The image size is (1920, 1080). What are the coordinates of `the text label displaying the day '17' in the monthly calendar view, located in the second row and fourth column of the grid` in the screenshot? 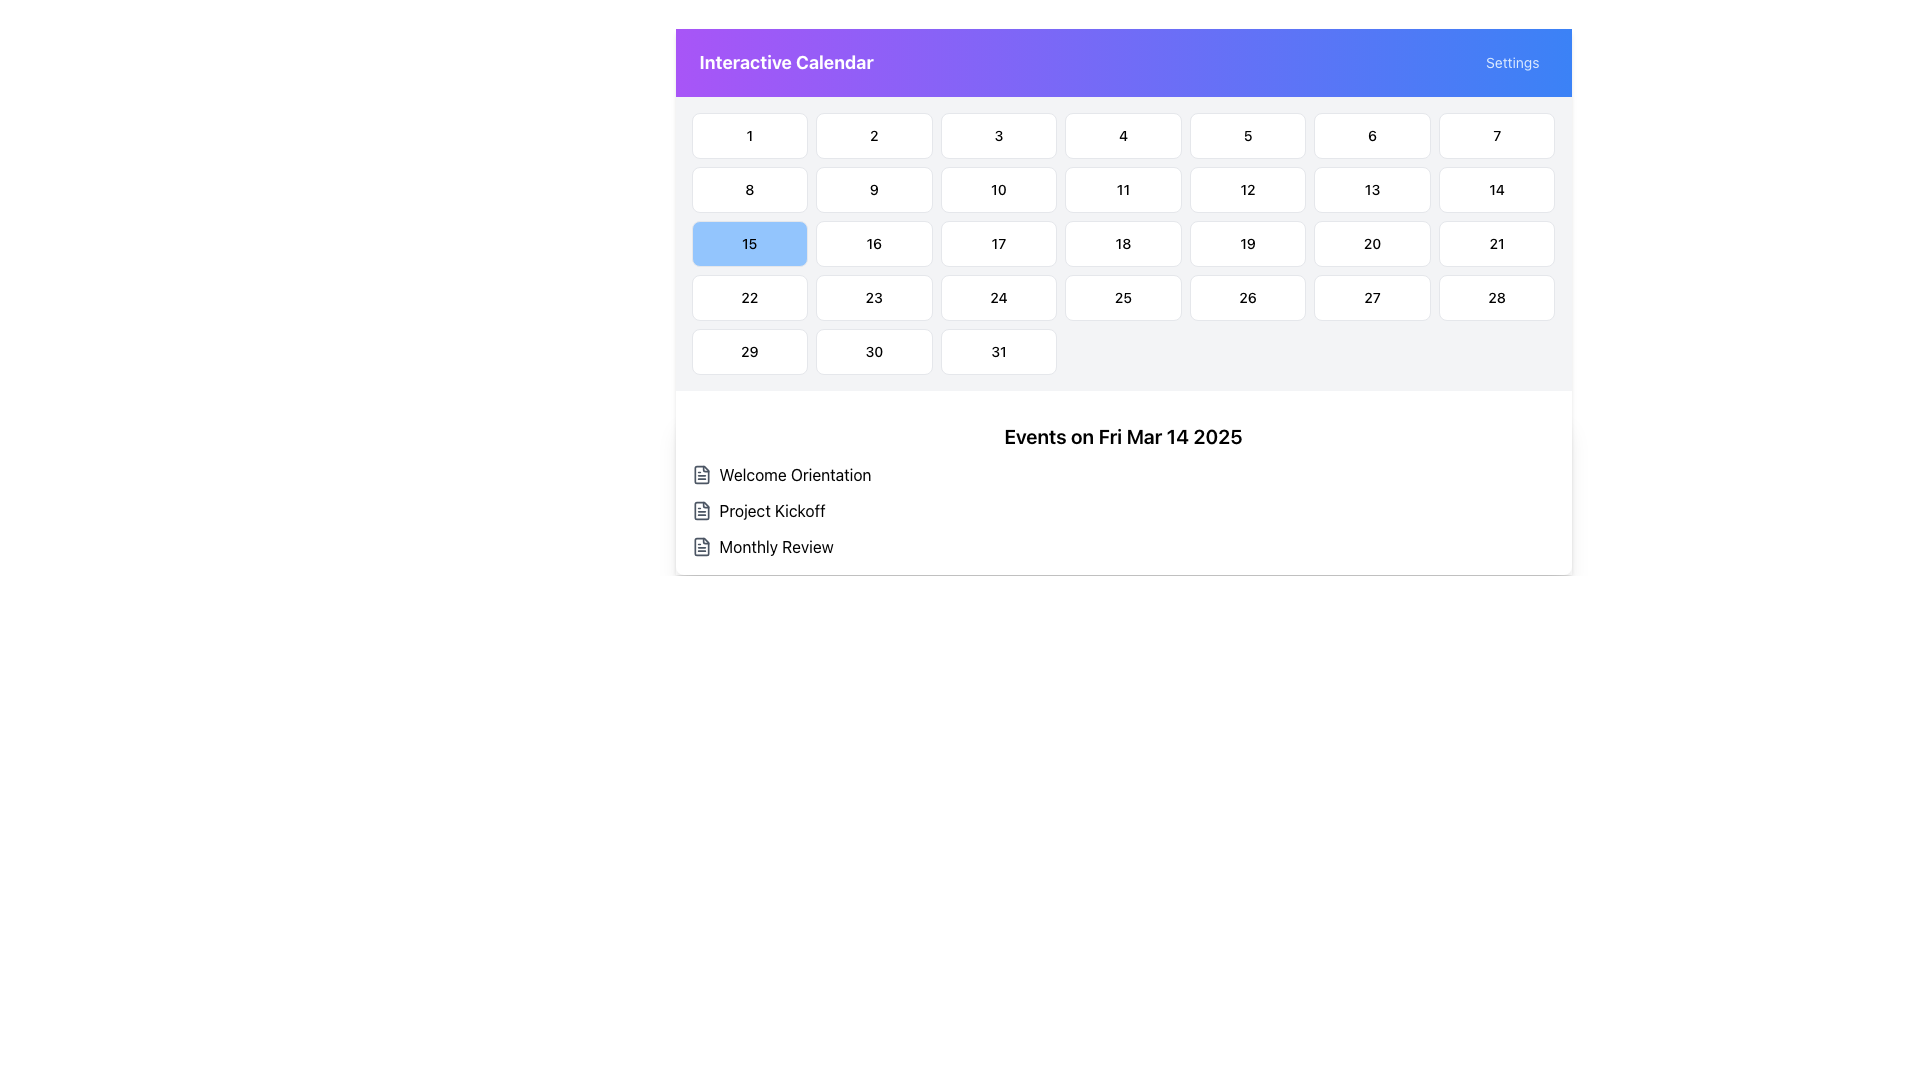 It's located at (998, 242).